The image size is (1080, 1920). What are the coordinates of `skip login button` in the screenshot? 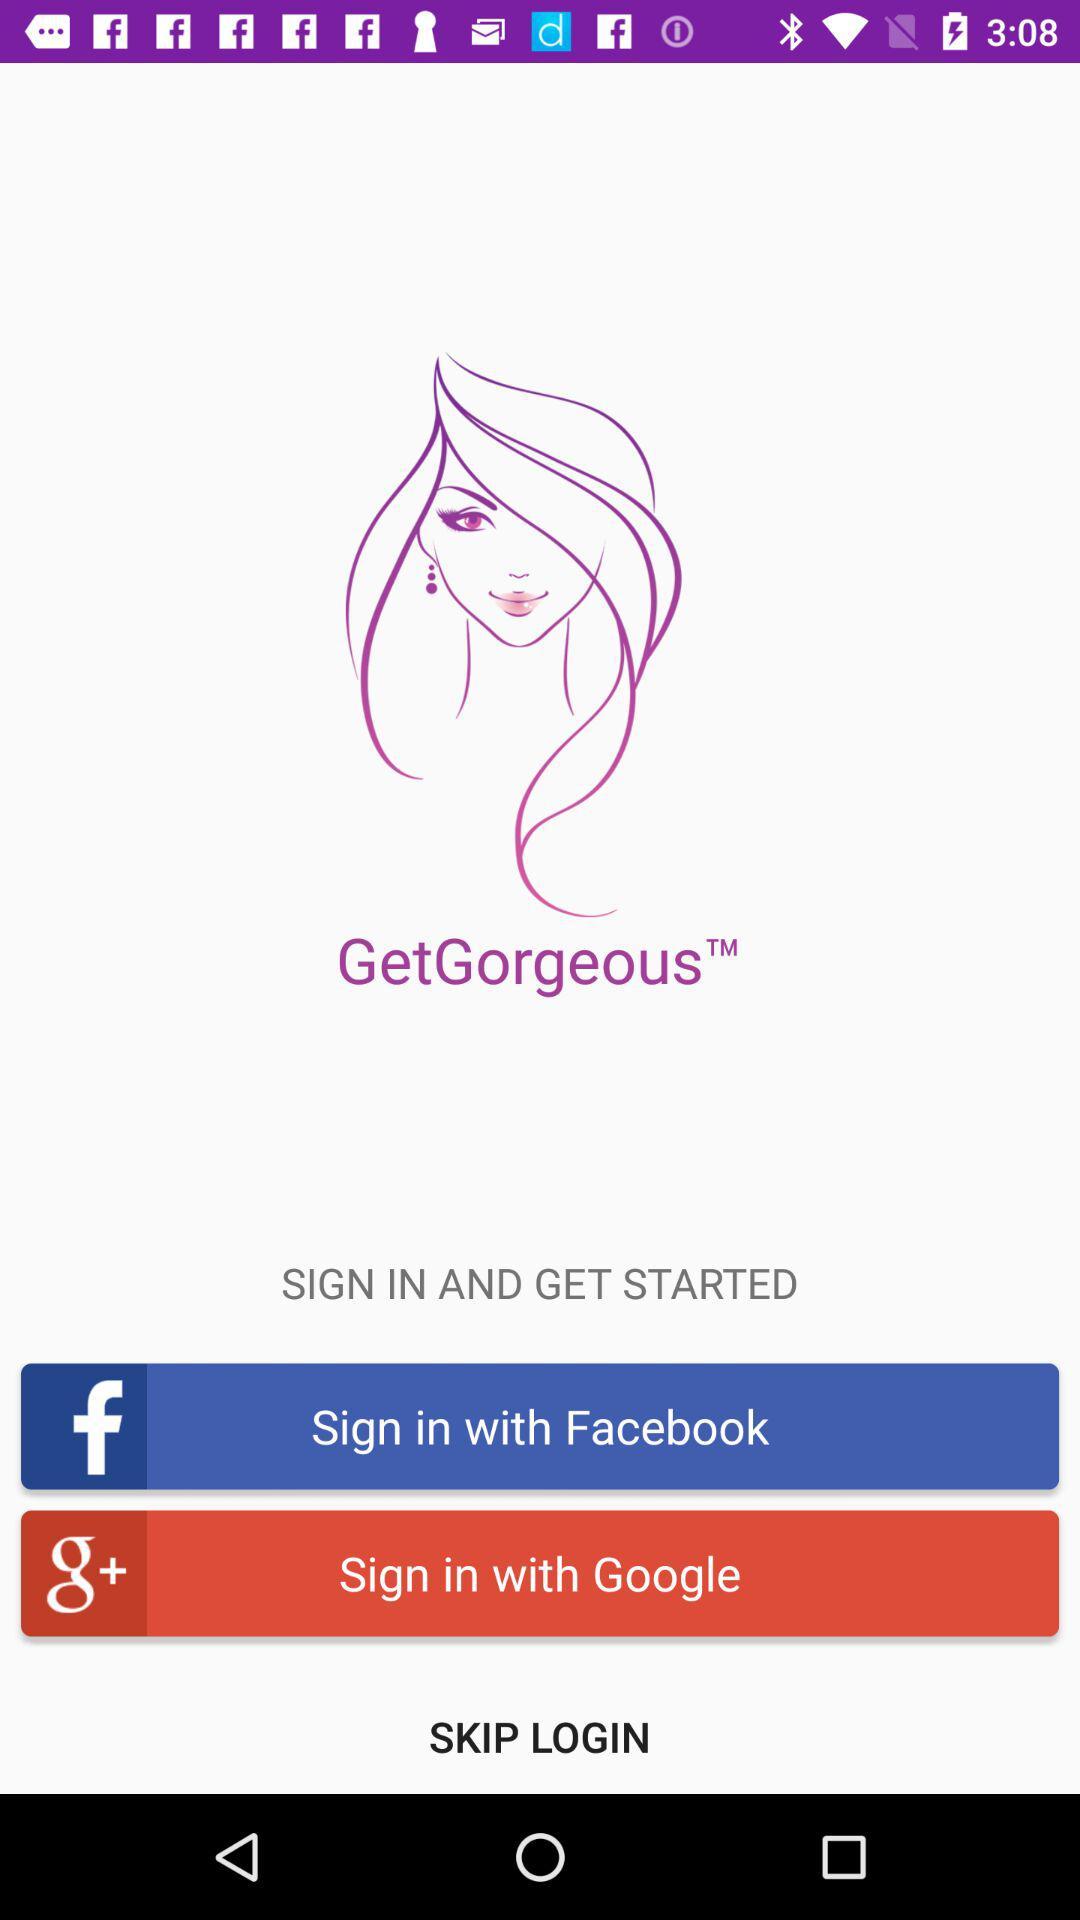 It's located at (540, 1735).